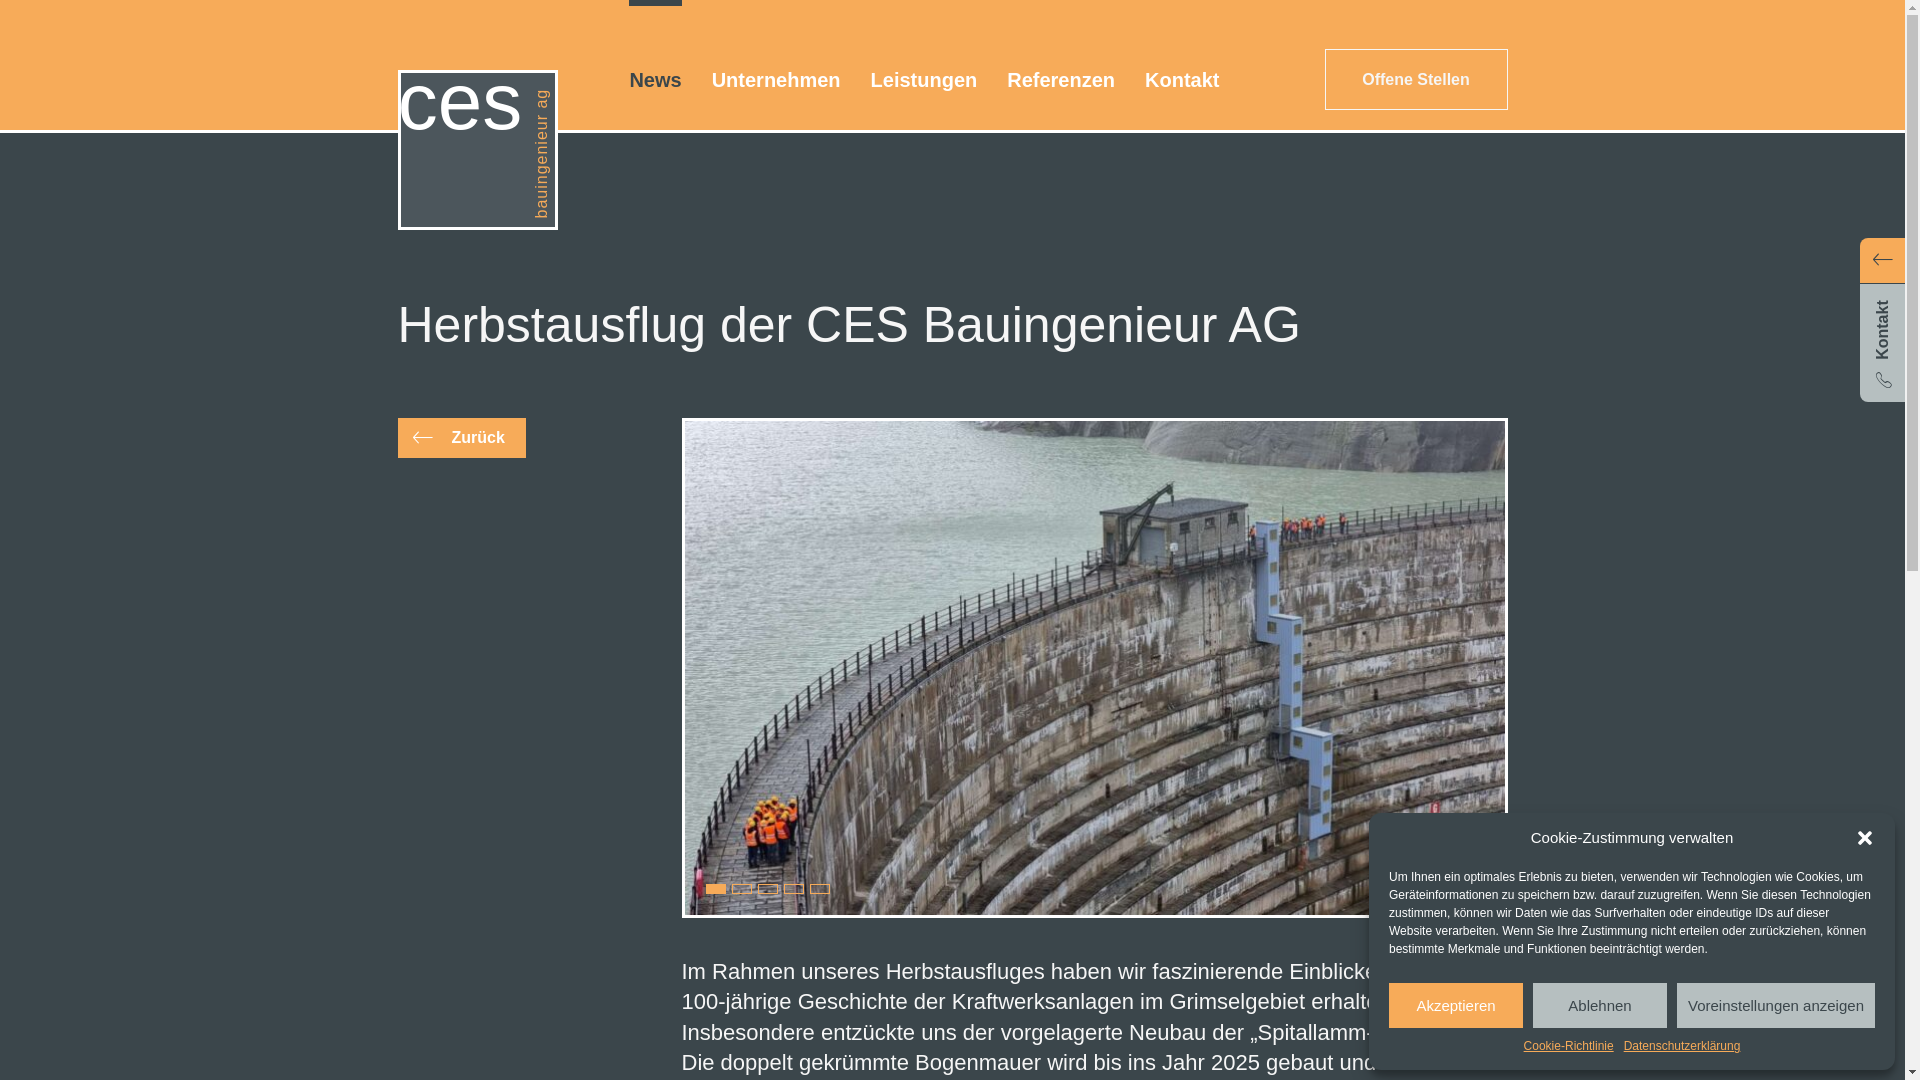 Image resolution: width=1920 pixels, height=1080 pixels. I want to click on 'News', so click(654, 79).